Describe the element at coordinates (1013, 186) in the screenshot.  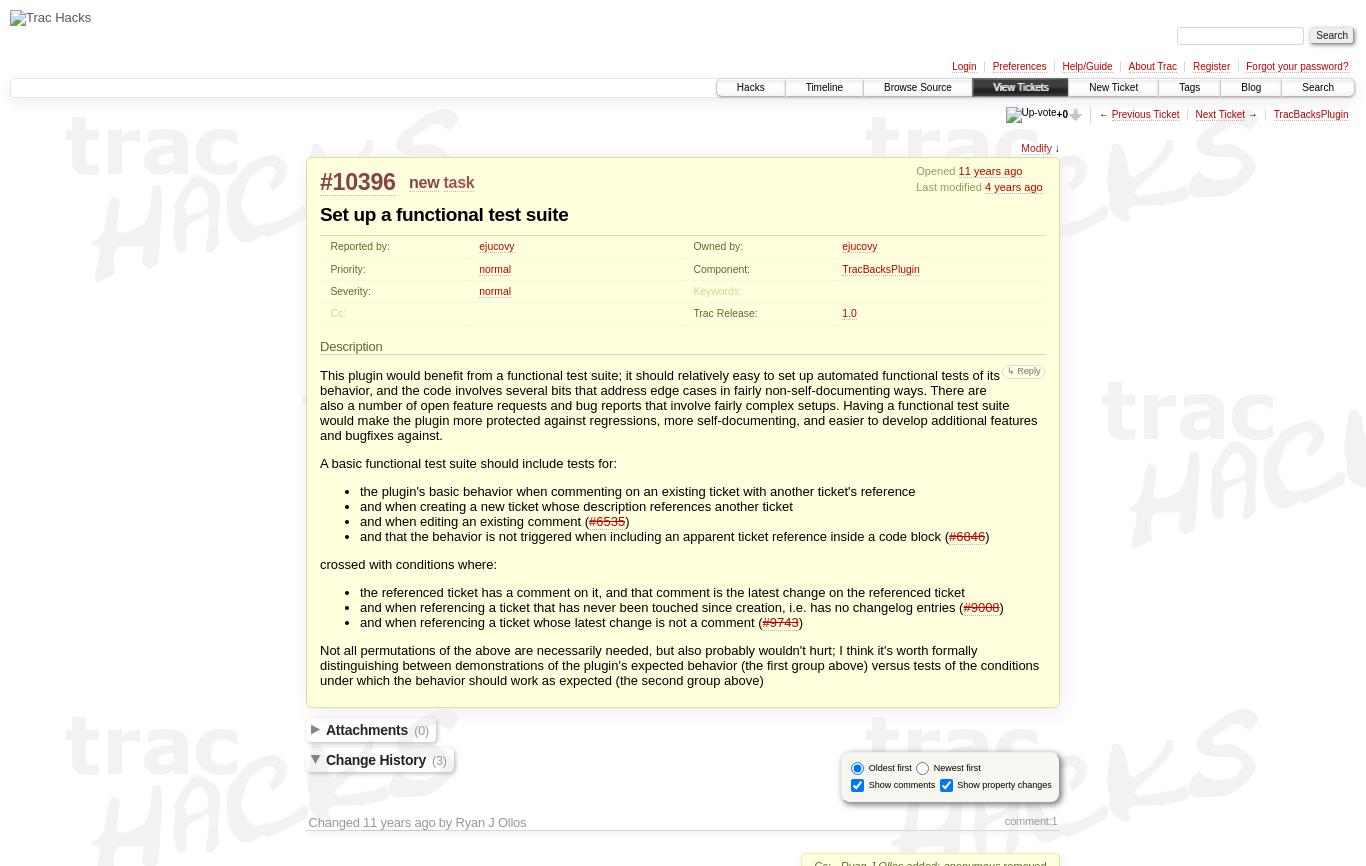
I see `'4 years ago'` at that location.